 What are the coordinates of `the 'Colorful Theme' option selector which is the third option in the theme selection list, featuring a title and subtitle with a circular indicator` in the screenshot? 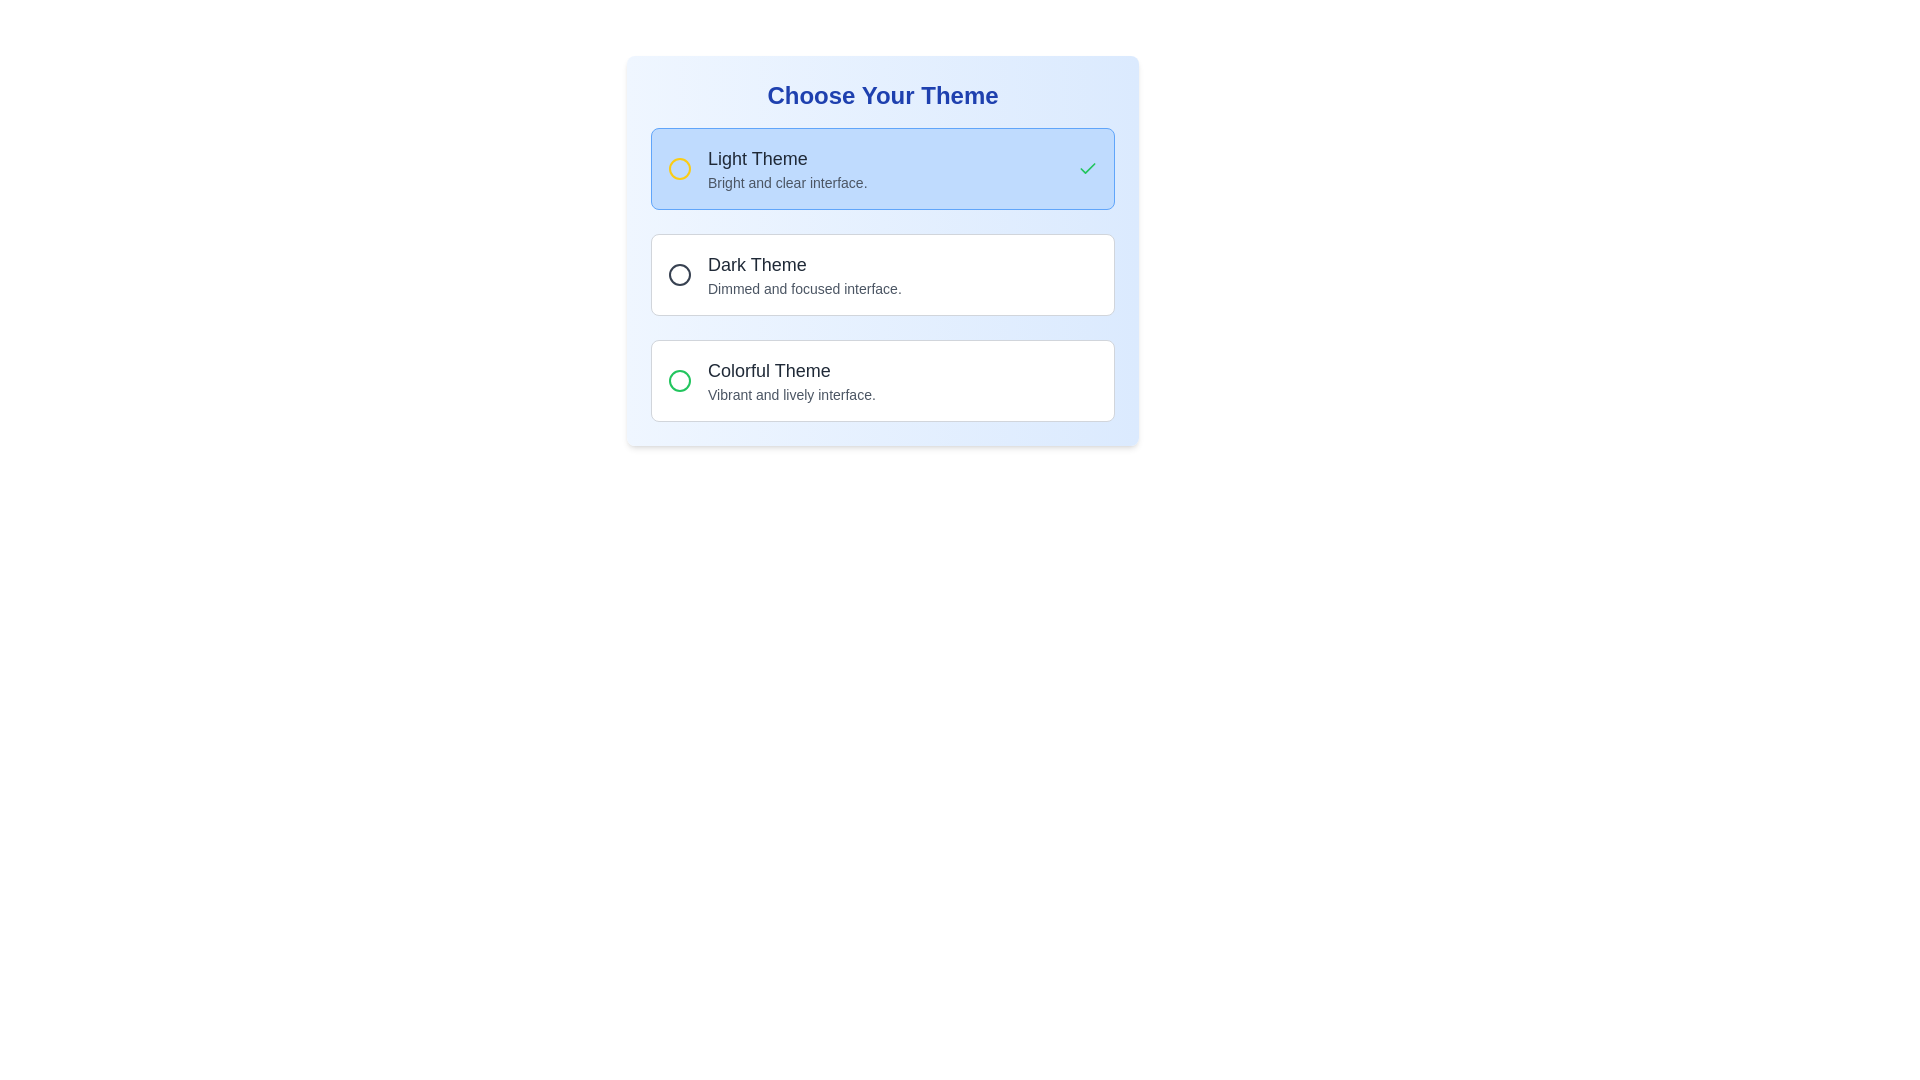 It's located at (770, 381).